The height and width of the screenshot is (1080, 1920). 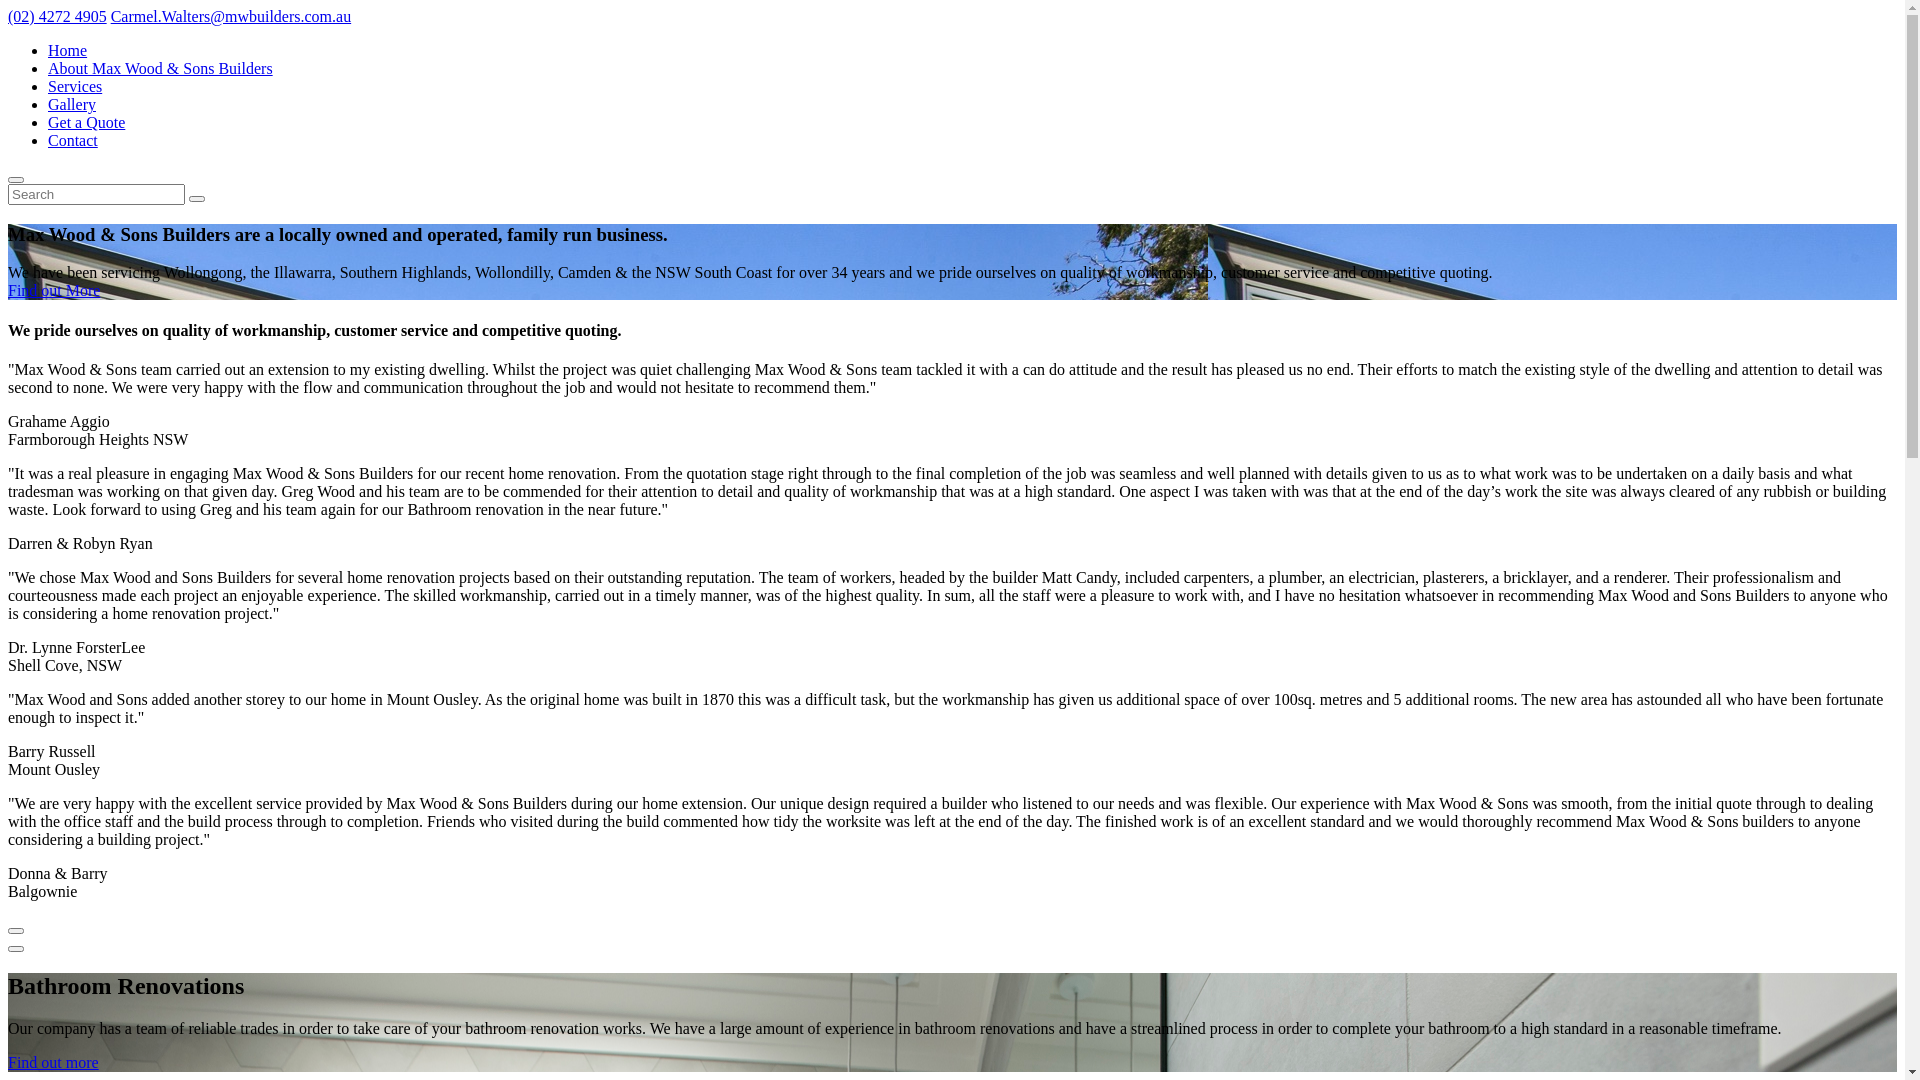 What do you see at coordinates (53, 1061) in the screenshot?
I see `'Find out more'` at bounding box center [53, 1061].